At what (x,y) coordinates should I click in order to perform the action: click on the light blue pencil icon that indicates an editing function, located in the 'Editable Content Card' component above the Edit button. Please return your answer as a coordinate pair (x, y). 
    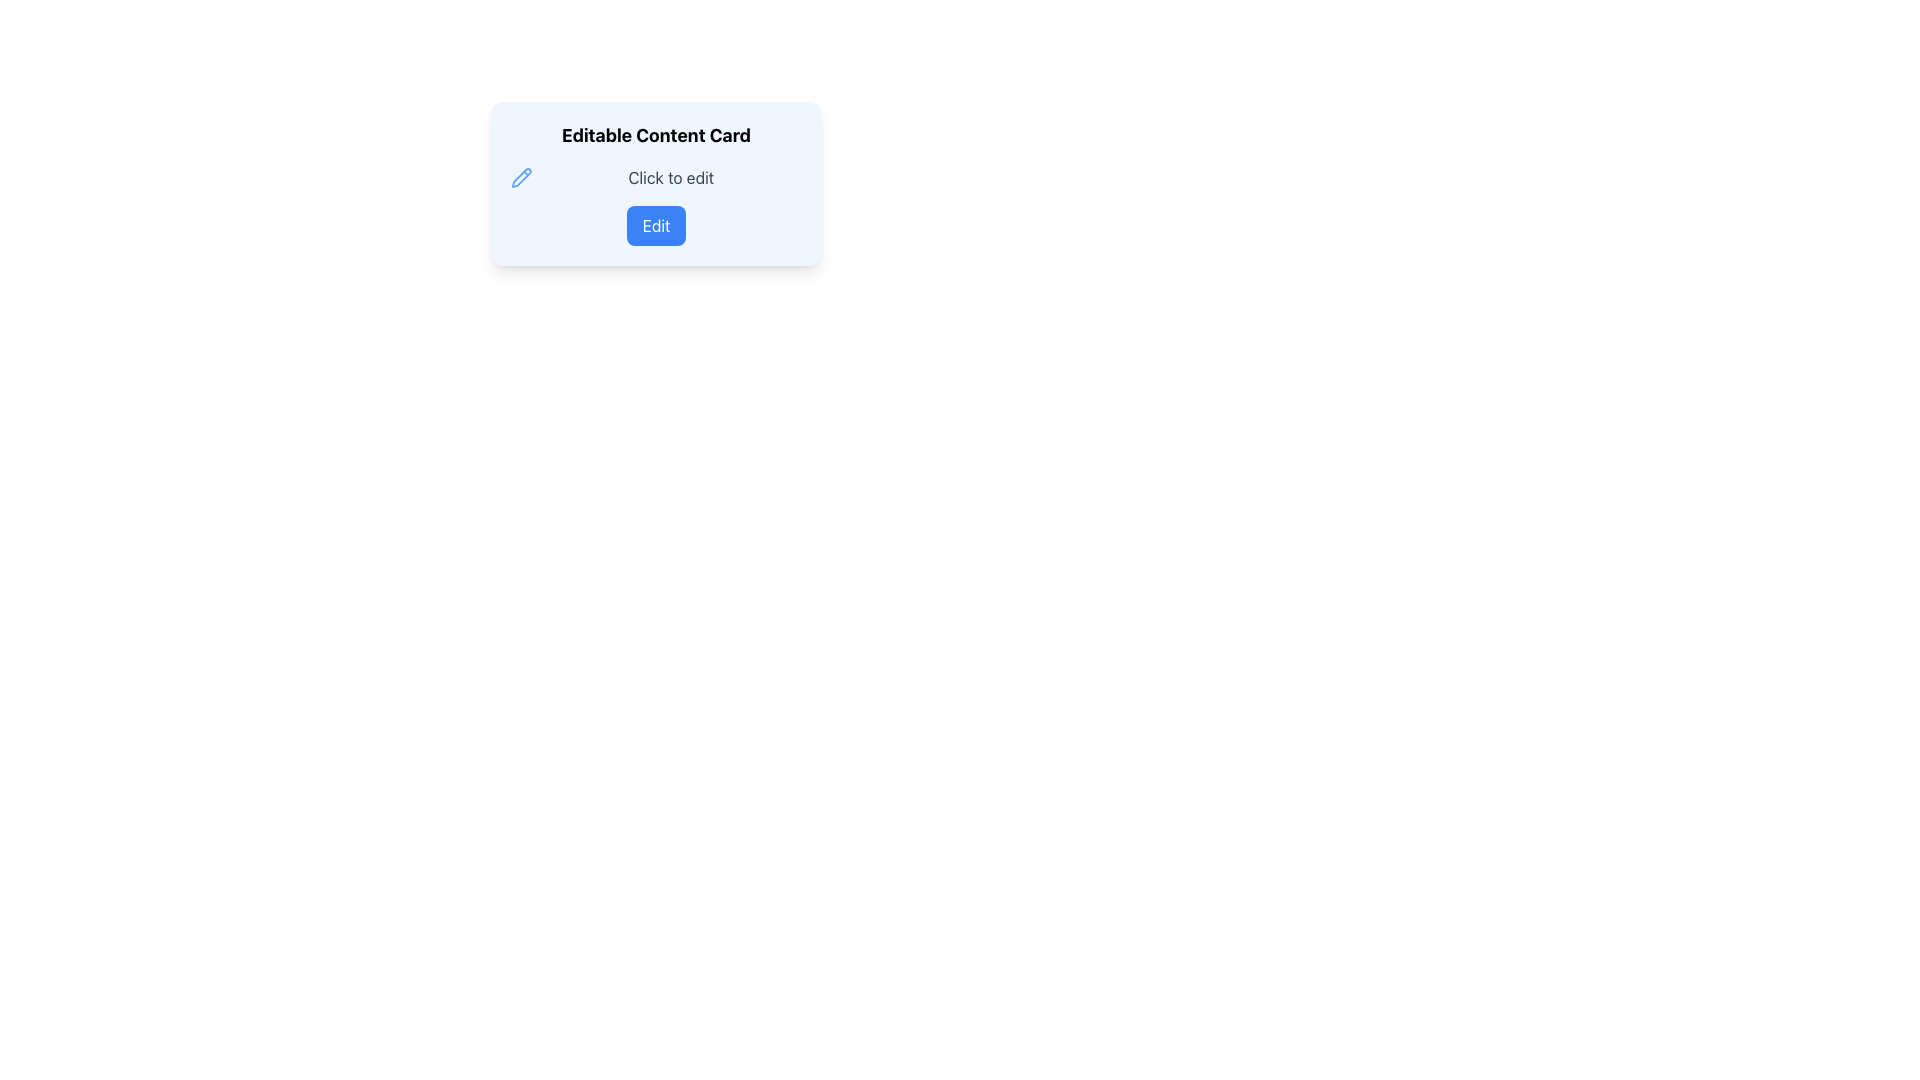
    Looking at the image, I should click on (521, 176).